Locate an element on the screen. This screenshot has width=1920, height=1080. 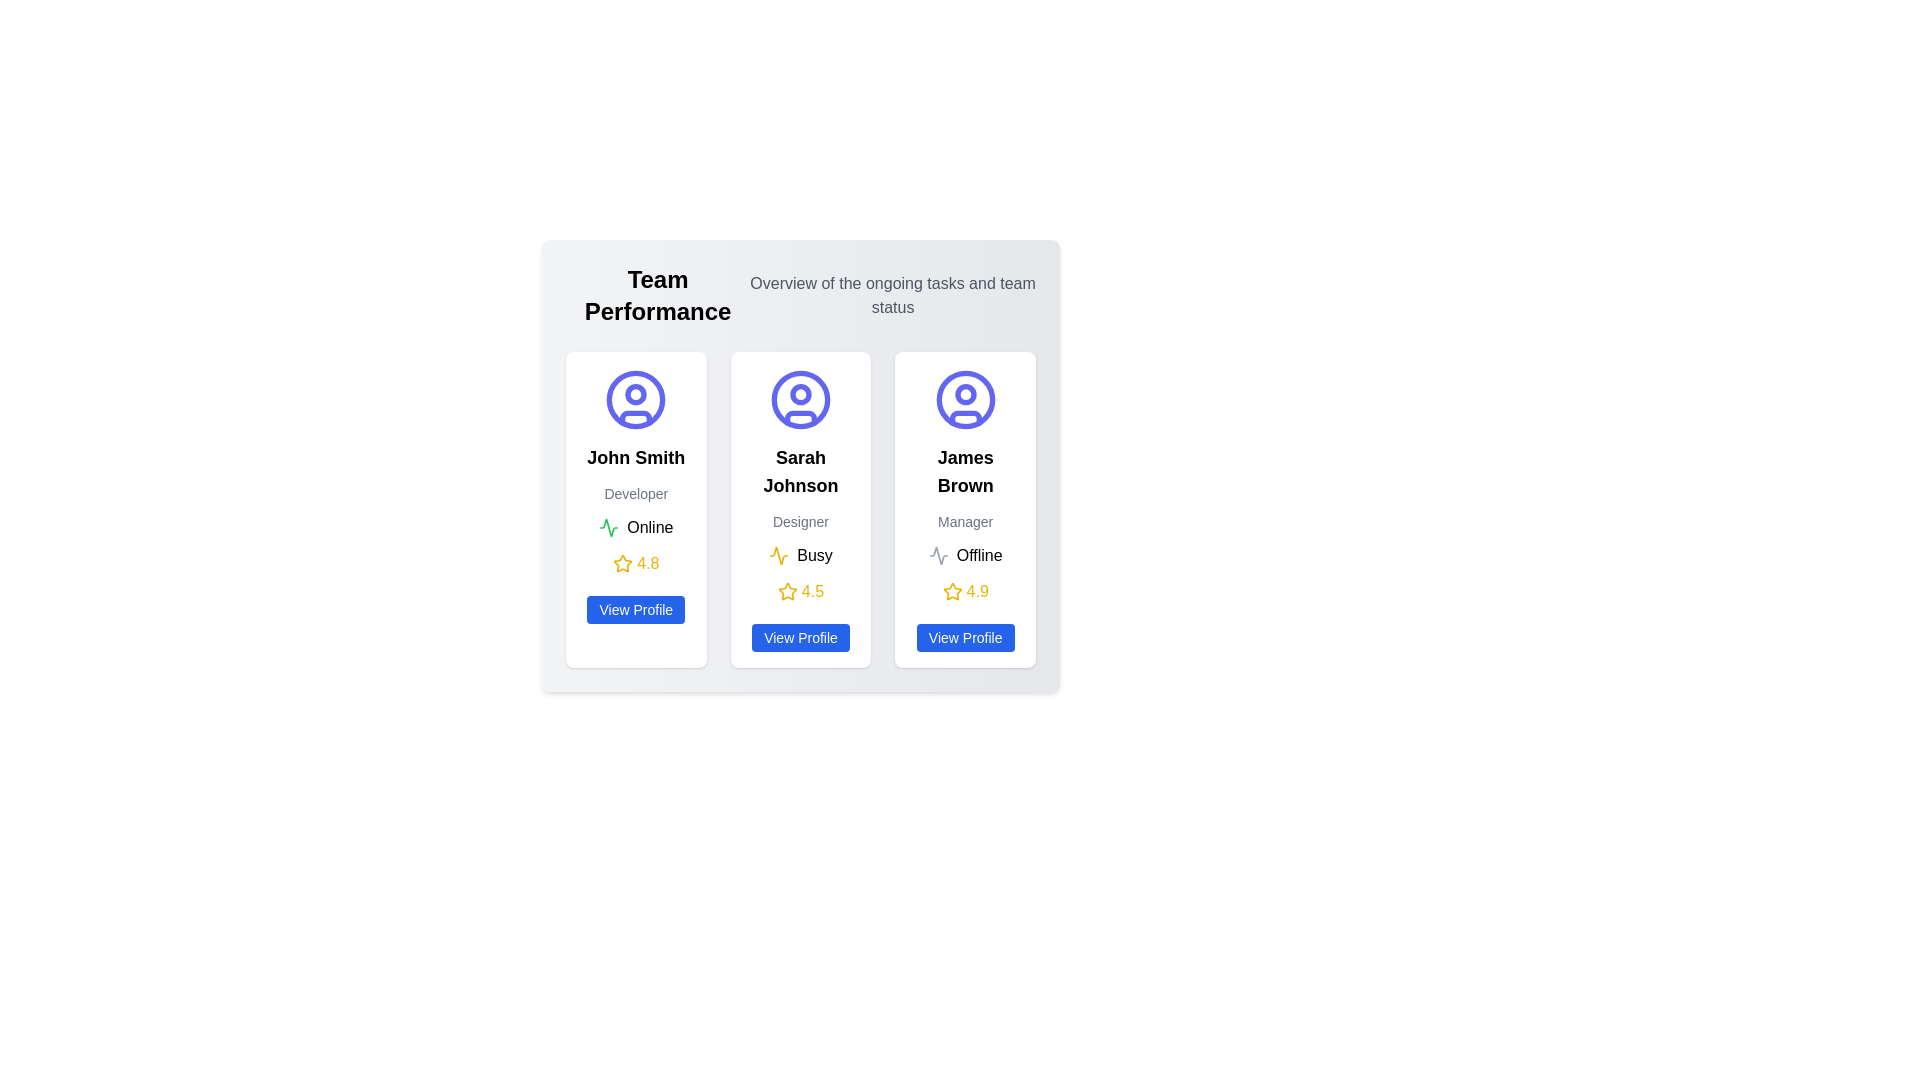
the Rating Display element showing a star icon and the rating value '4.8' in yellow, located in John Smith's profile card, under the 'Online' status is located at coordinates (635, 563).